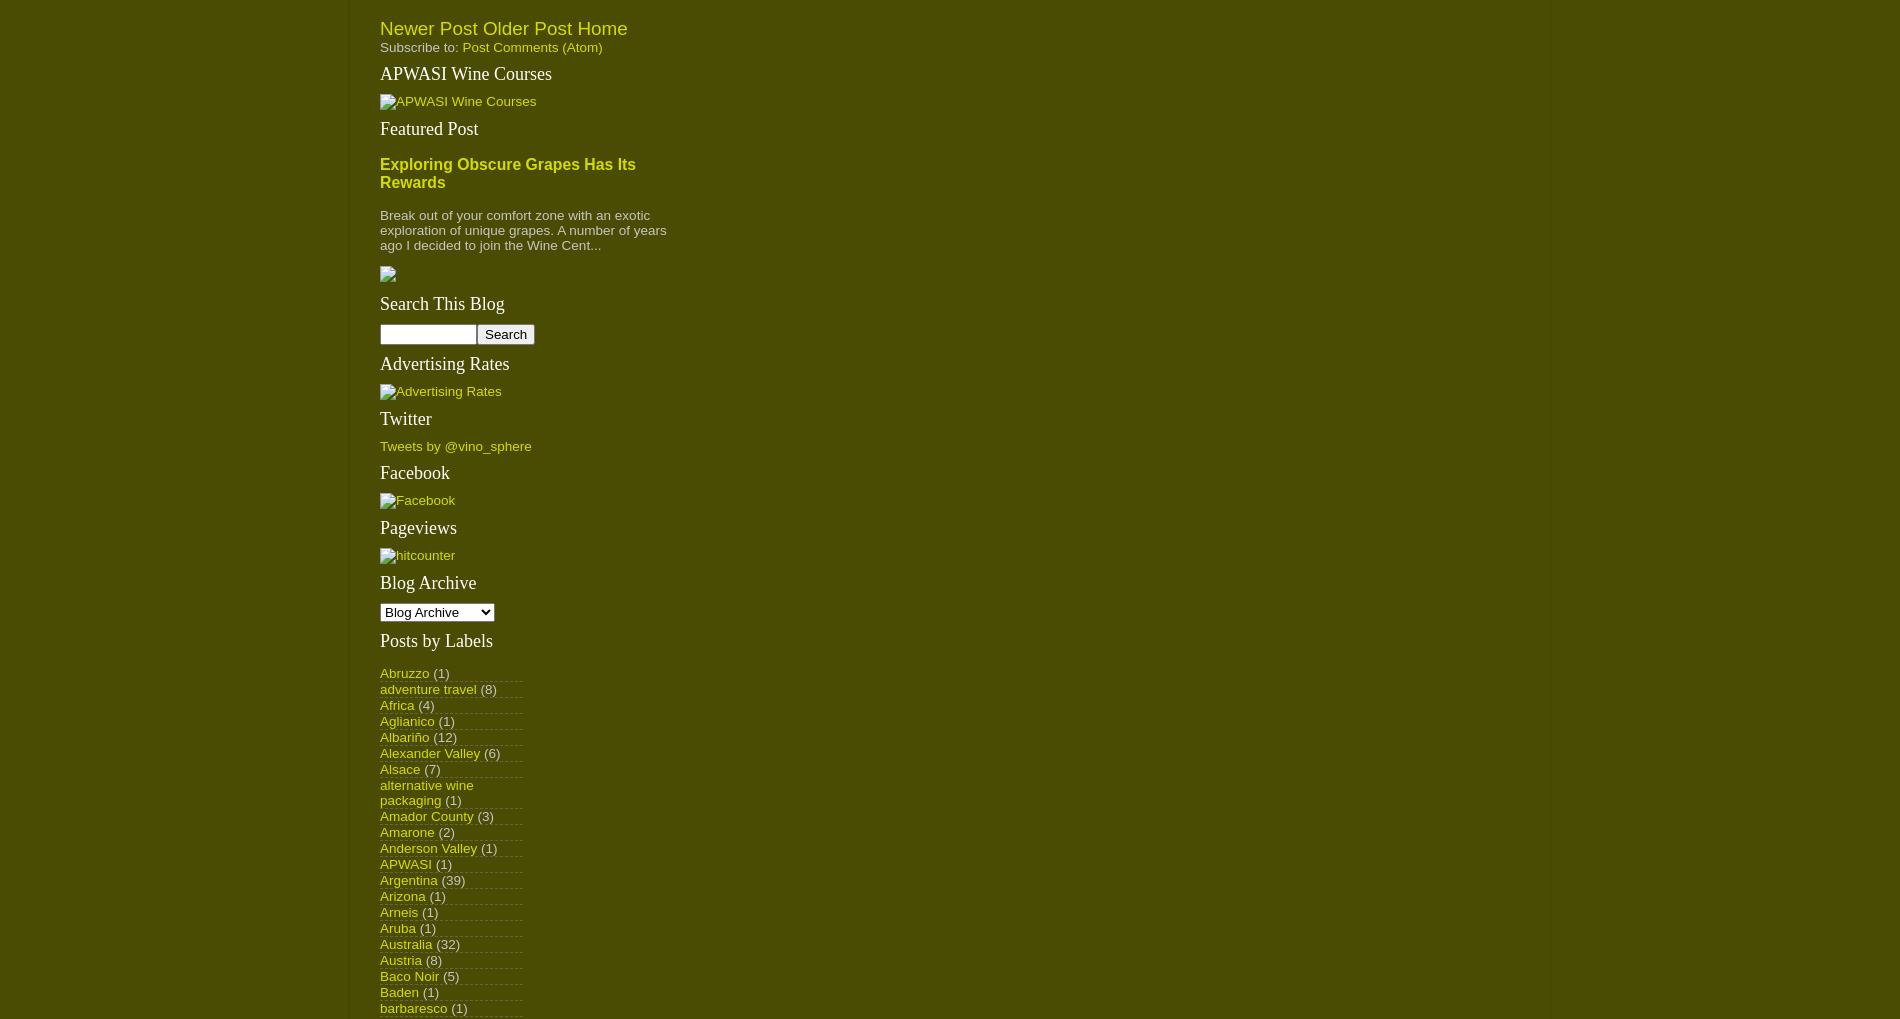 The image size is (1900, 1019). I want to click on 'Break out of your comfort zone with an exotic exploration of unique grapes.     A number of years ago I decided to join the Wine Cent...', so click(523, 228).